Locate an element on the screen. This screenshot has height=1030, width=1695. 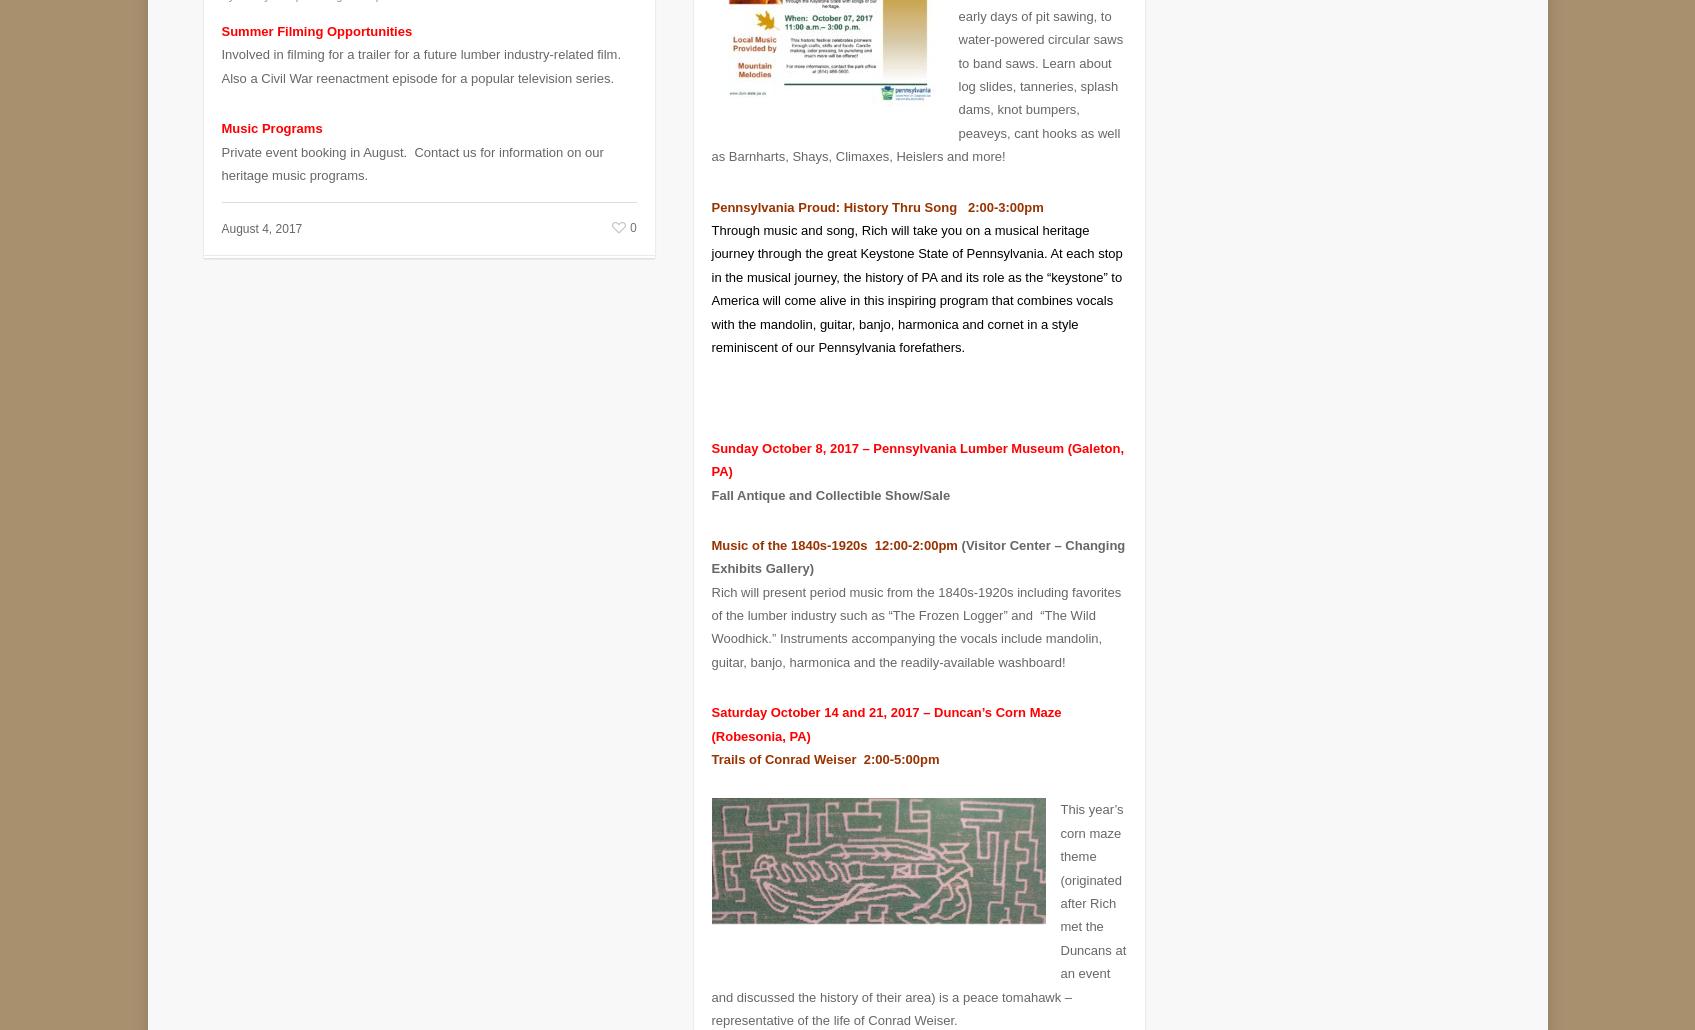
'lvania Proud: History Thru Song   2:00-3:00pm' is located at coordinates (899, 192).